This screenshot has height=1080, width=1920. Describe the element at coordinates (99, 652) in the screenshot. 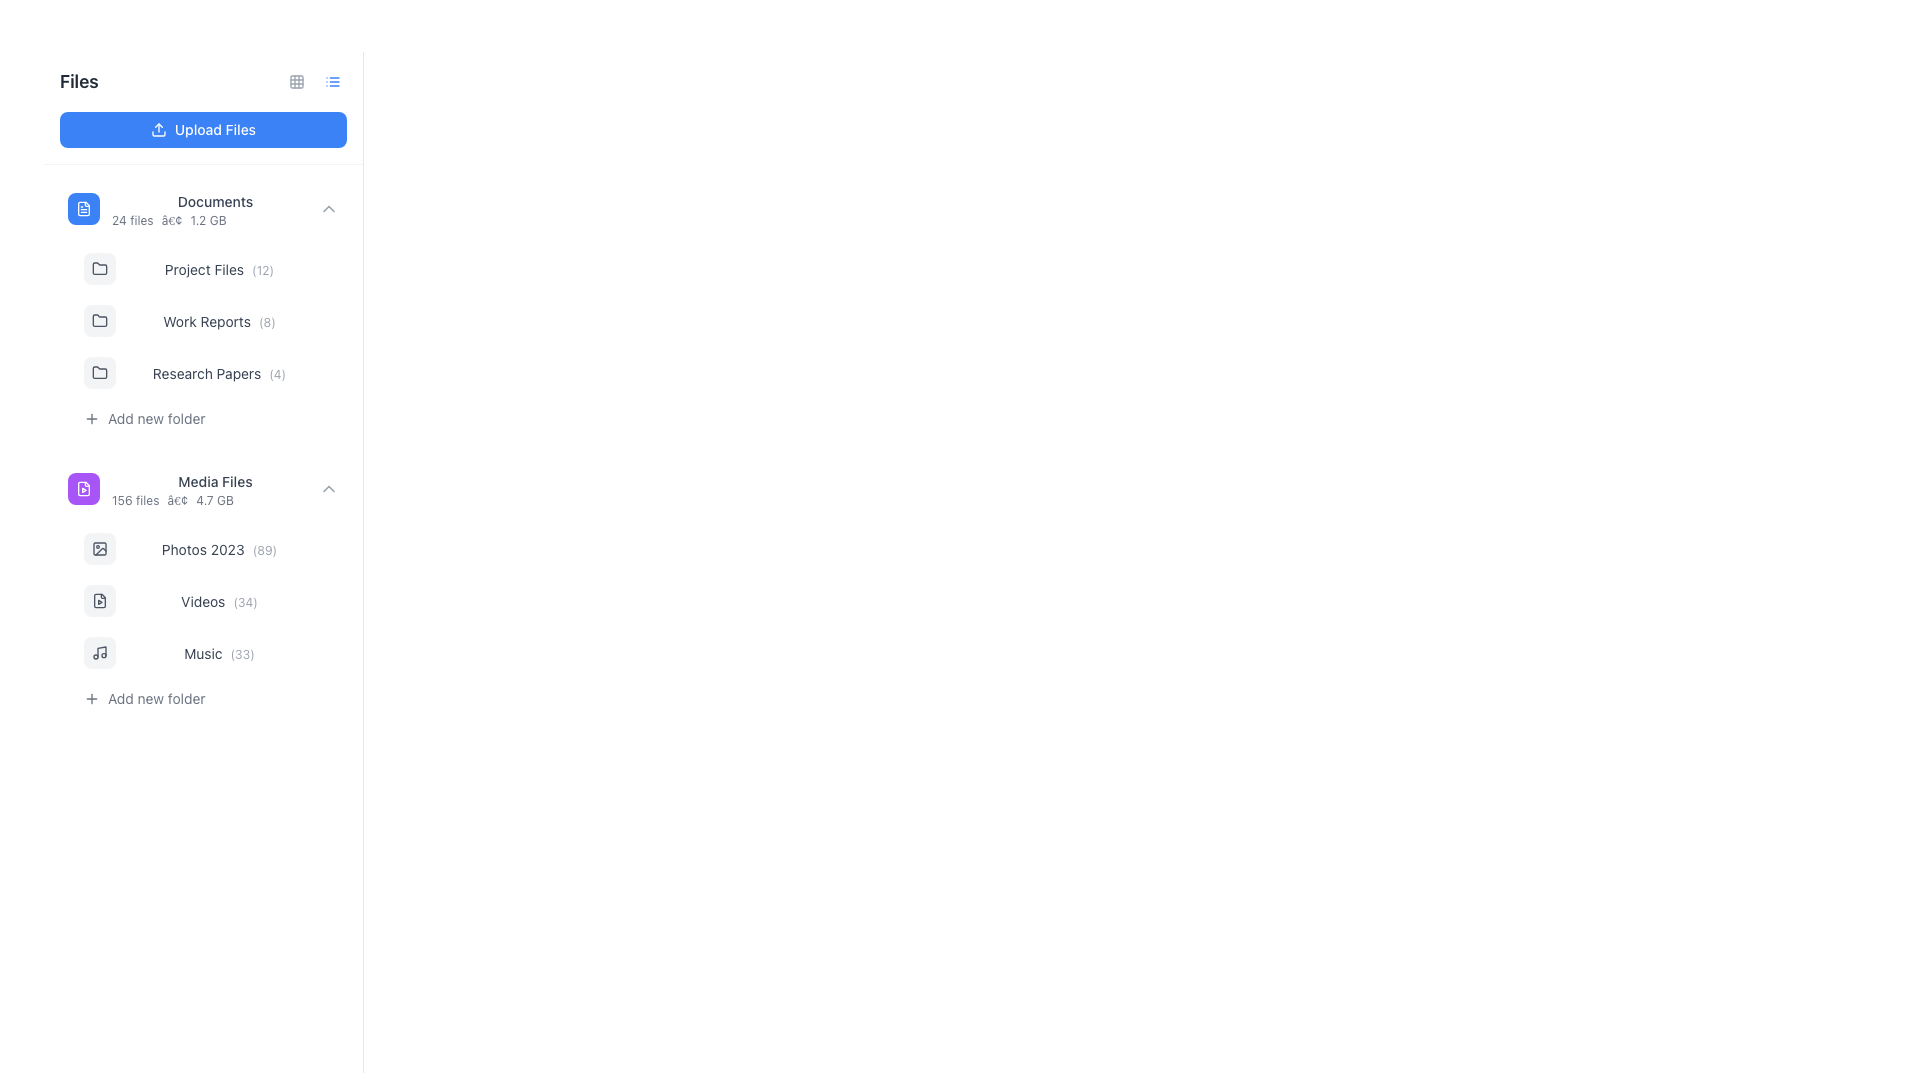

I see `the Icon button featuring a musical note, located at the top-left corner of the 'Music (33)' folder entry in the sidebar` at that location.